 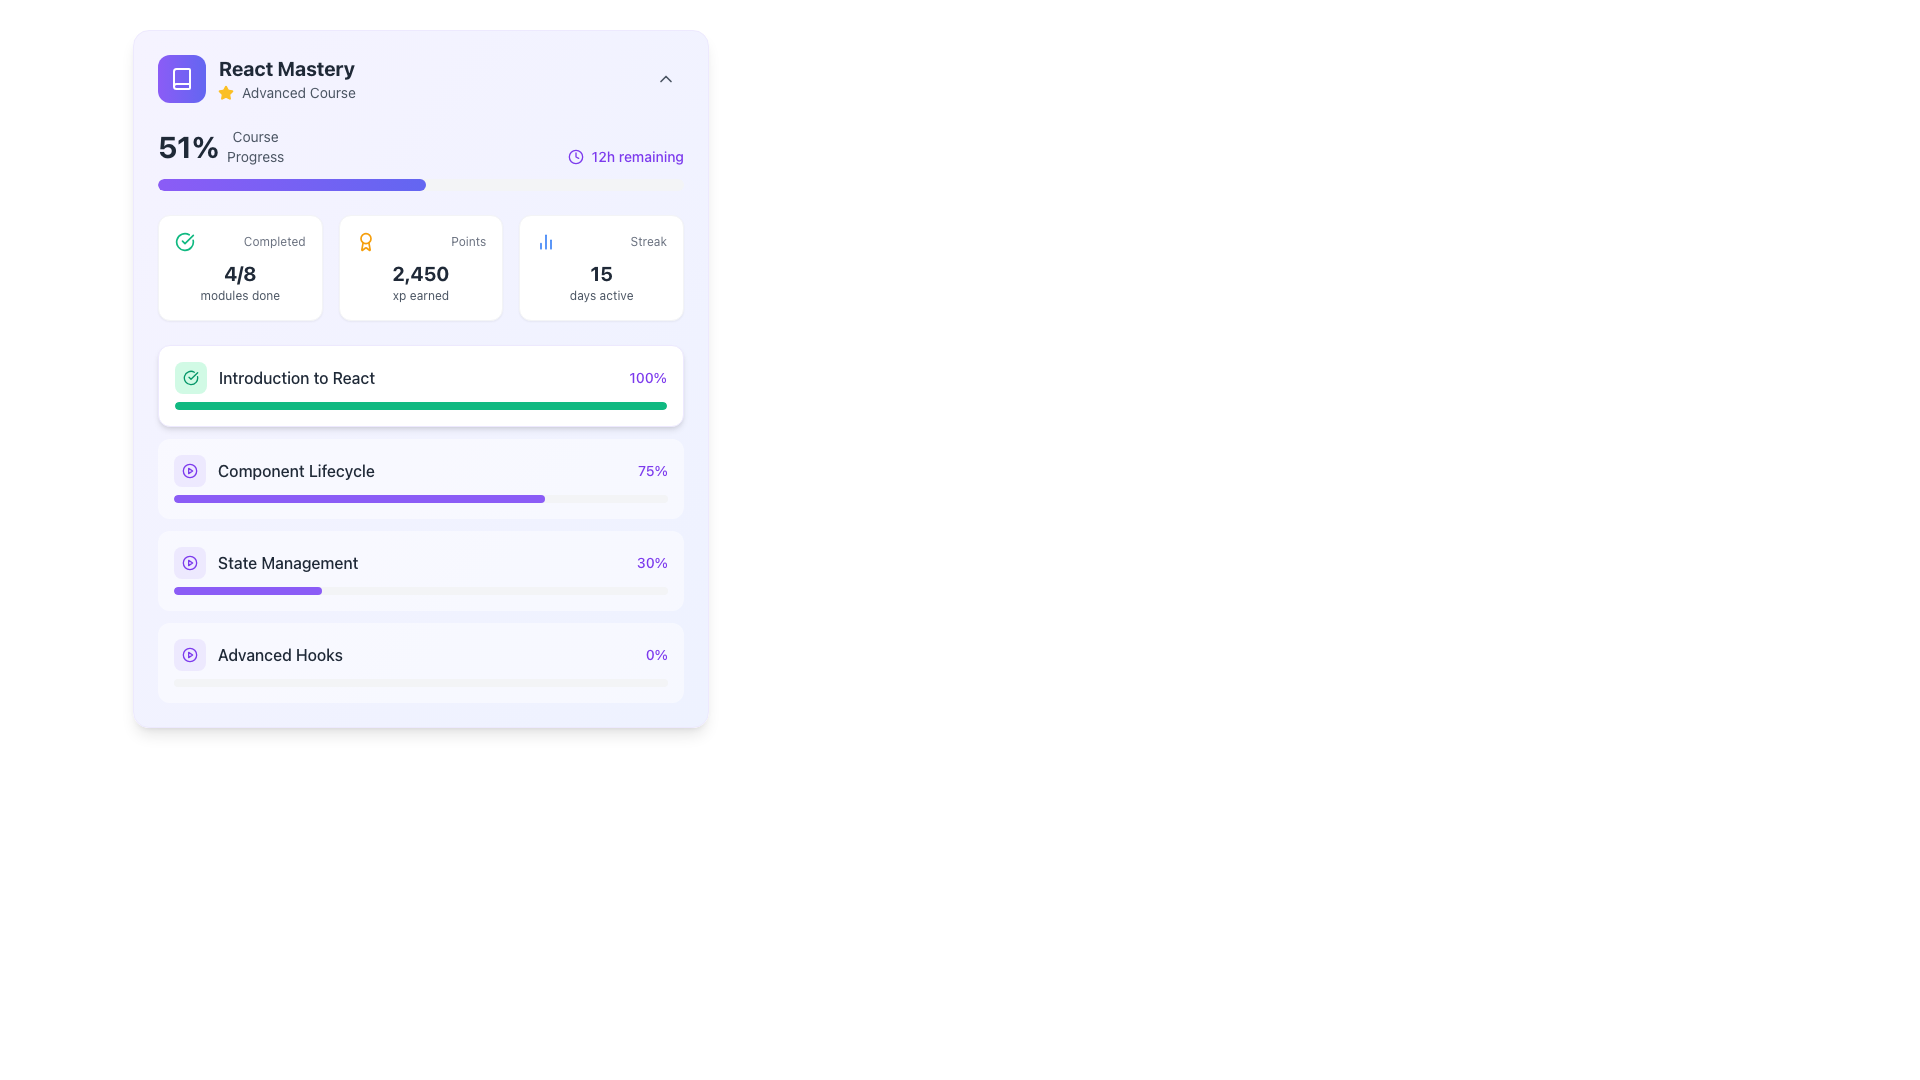 What do you see at coordinates (247, 589) in the screenshot?
I see `the violet-filled progress bar indicating 30% completion for the 'State Management' module, which is between 'Component Lifecycle' and 'Advanced Hooks'` at bounding box center [247, 589].